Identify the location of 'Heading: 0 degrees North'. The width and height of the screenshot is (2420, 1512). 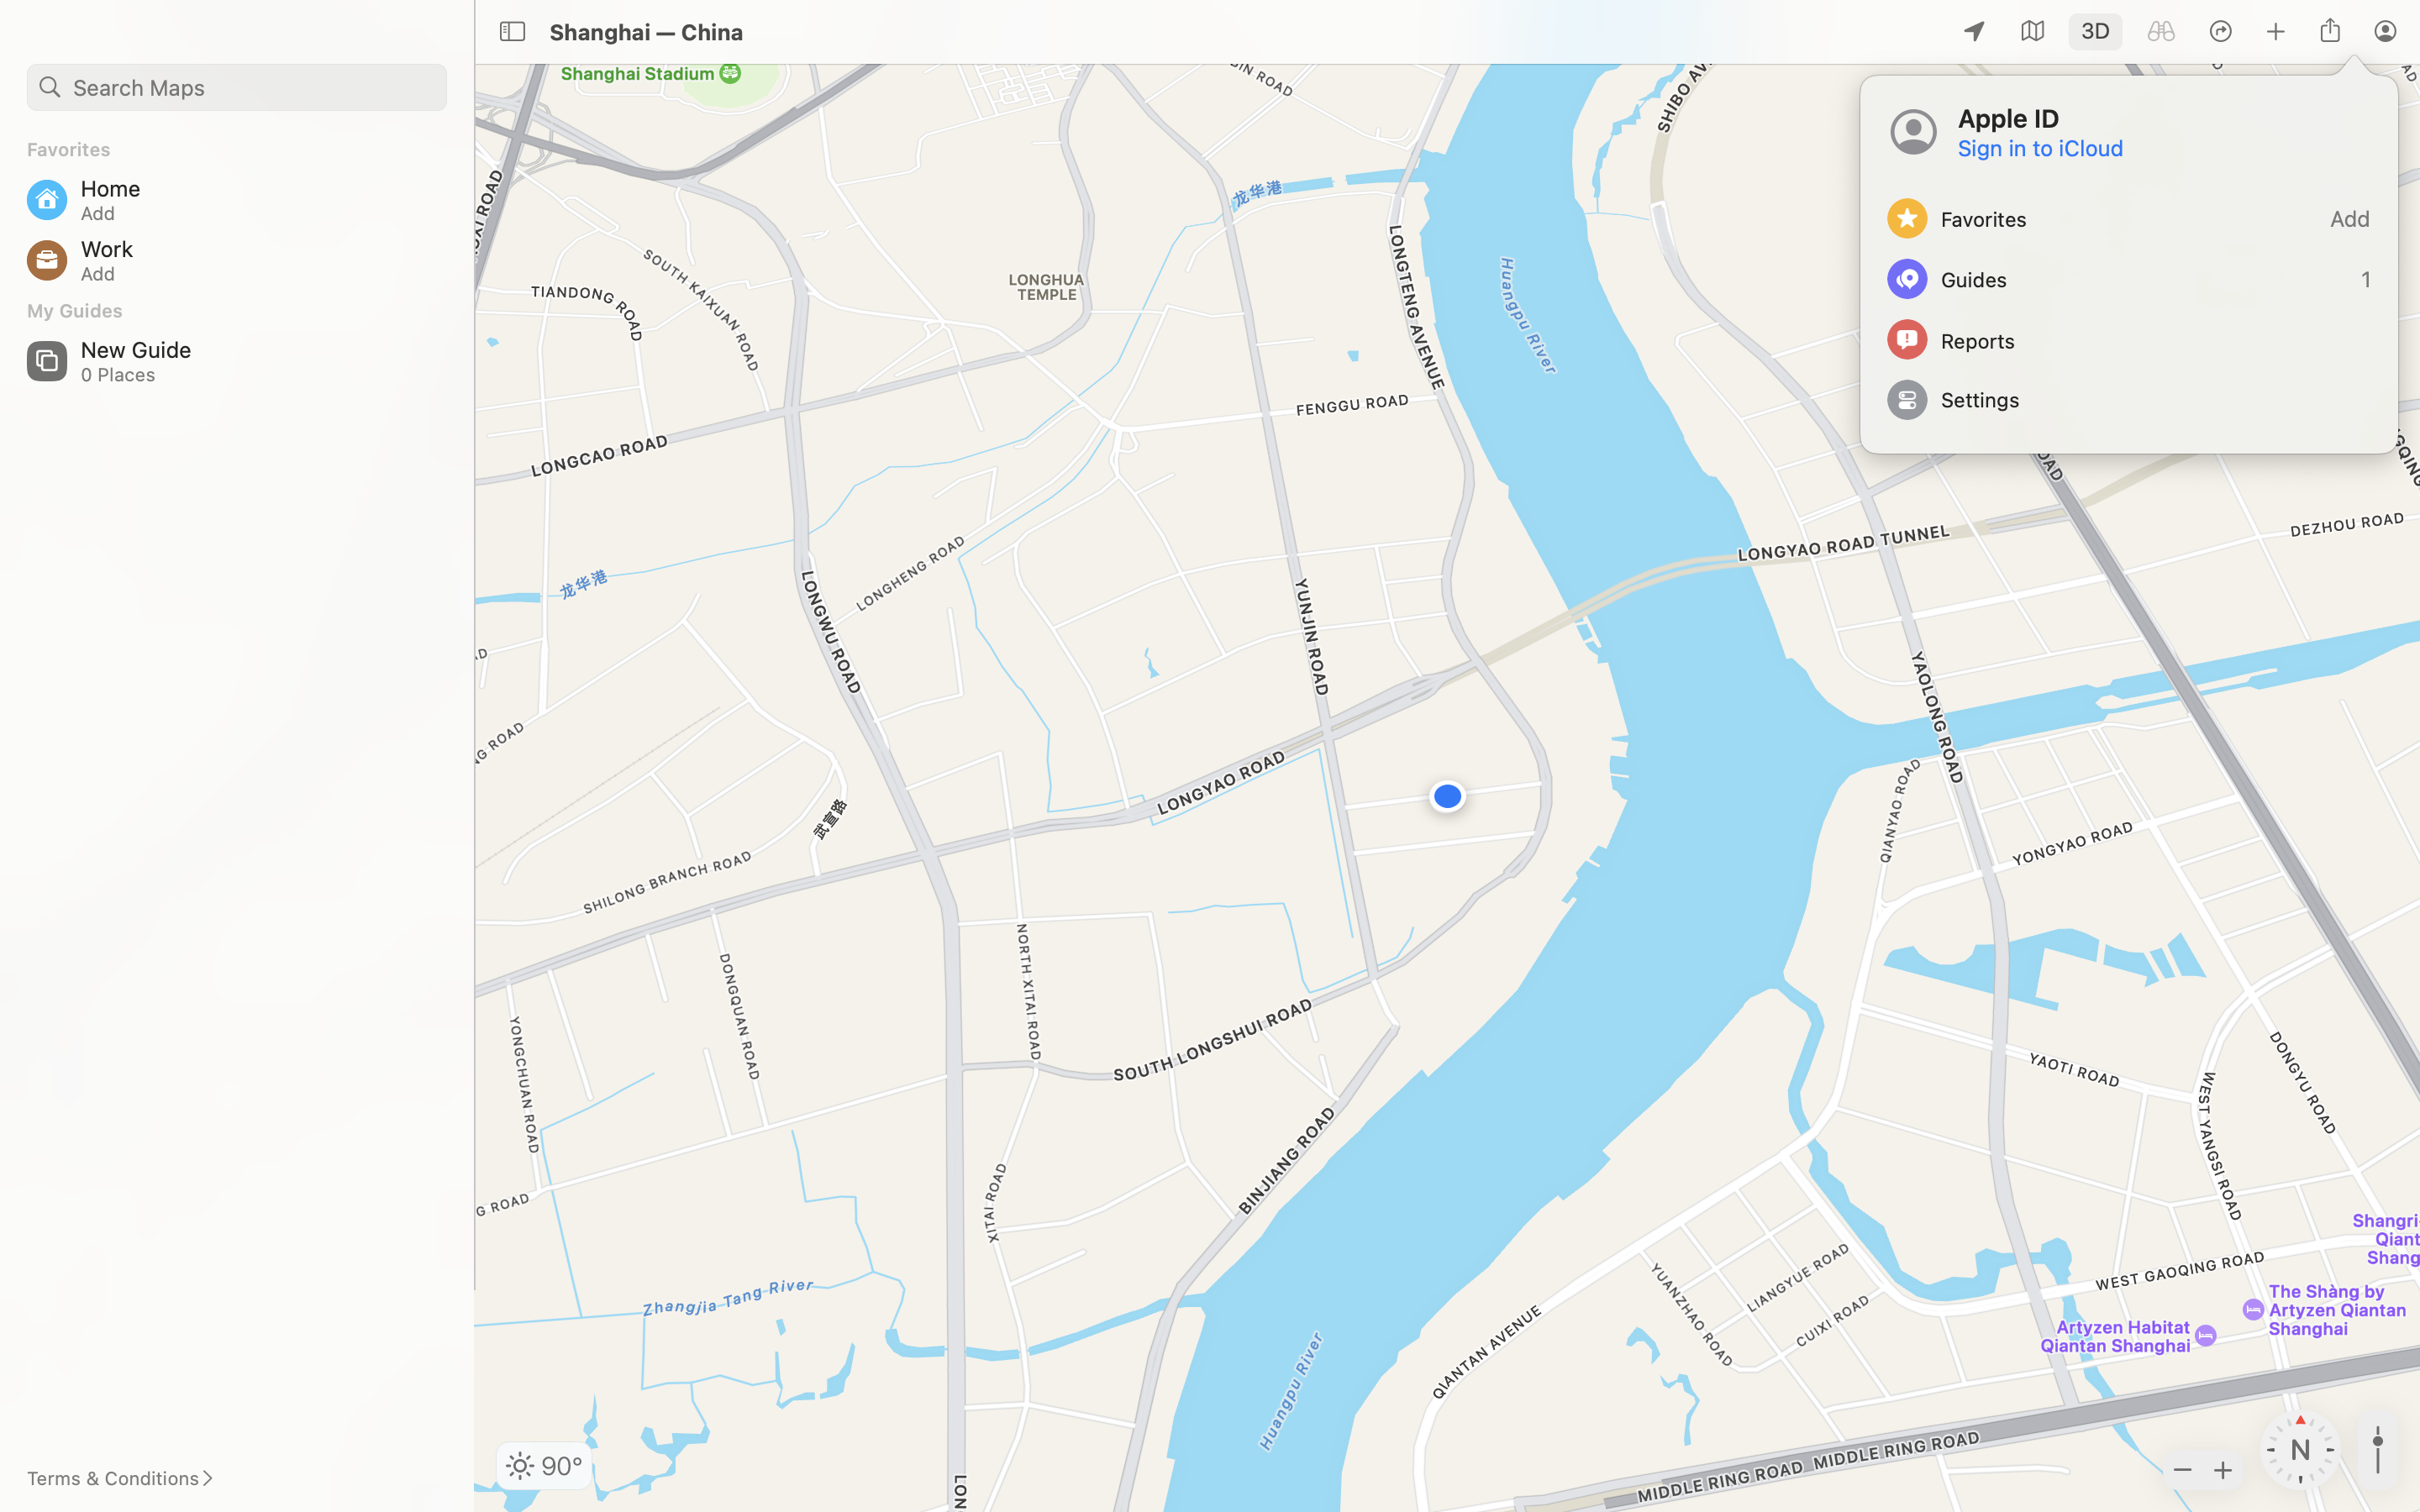
(2301, 1449).